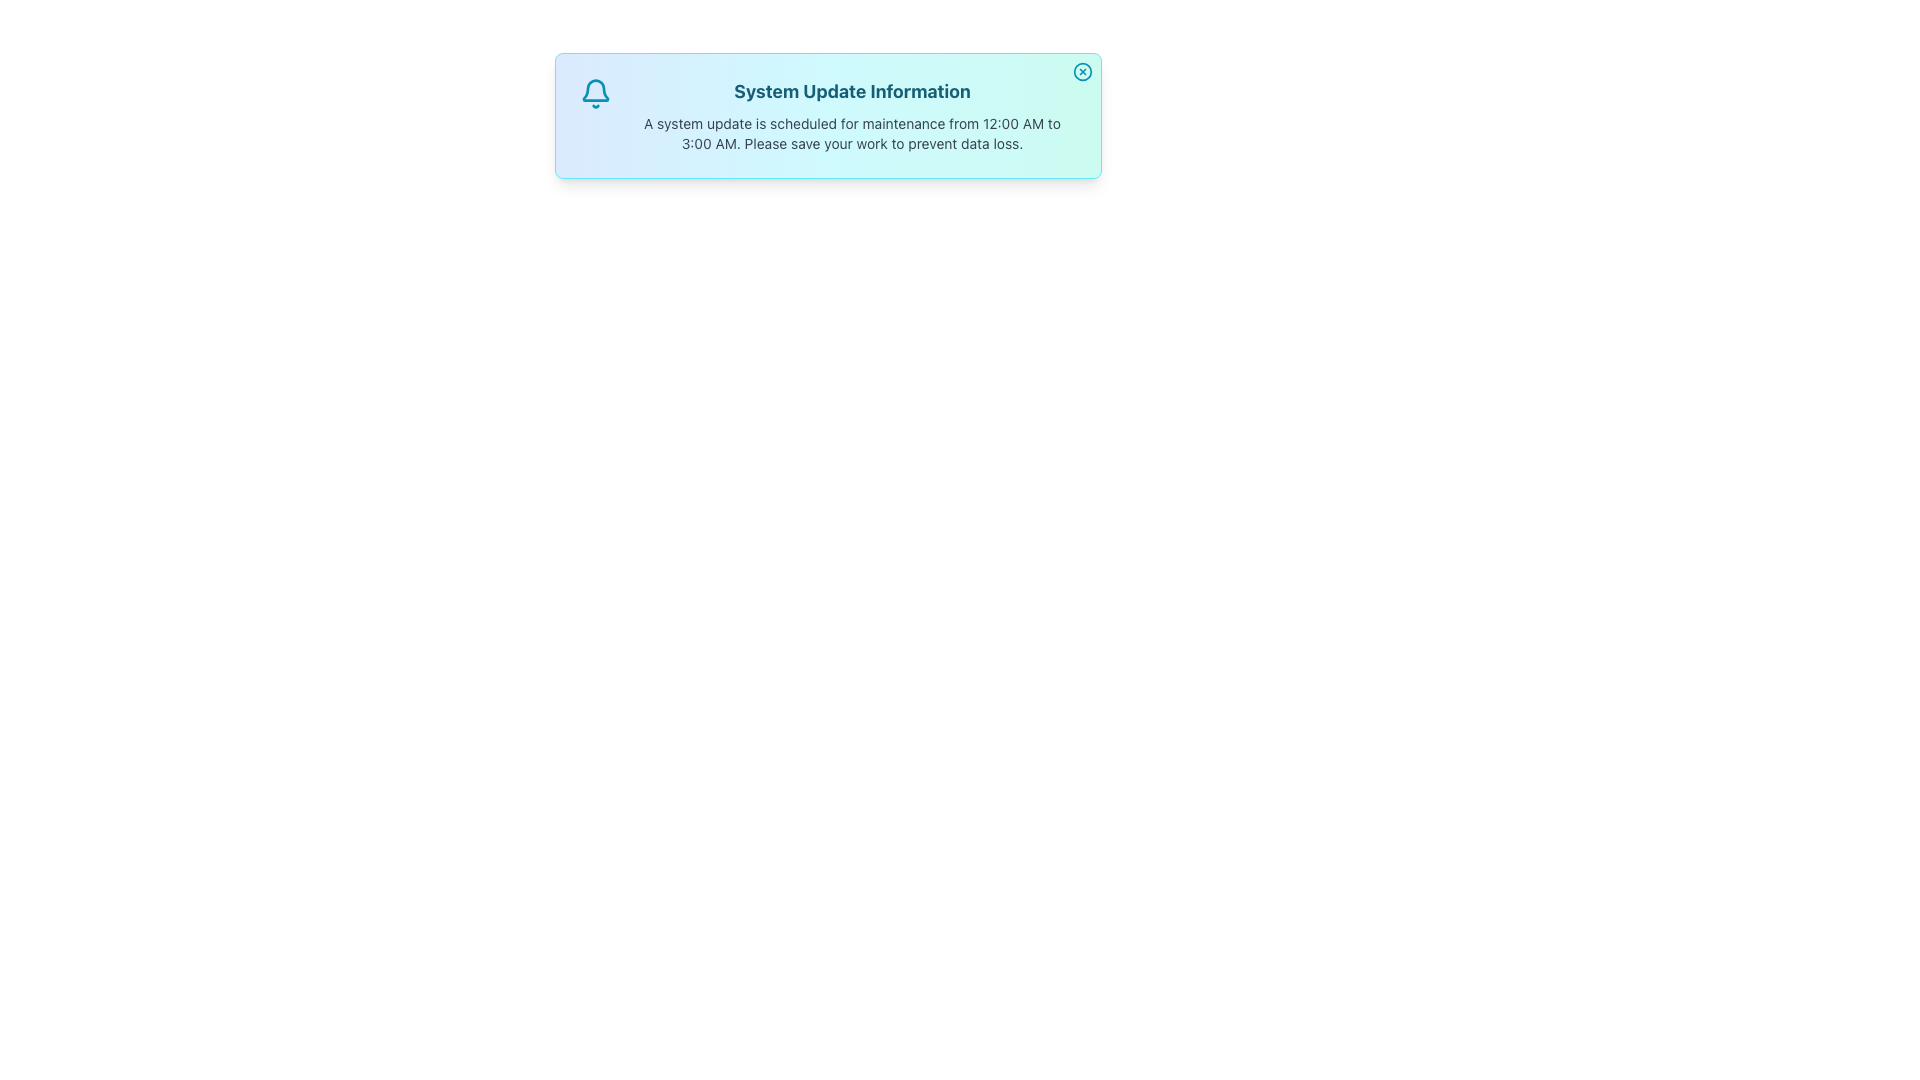 The width and height of the screenshot is (1920, 1080). I want to click on the dismiss button located in the top-right corner of the notification box, so click(1082, 71).